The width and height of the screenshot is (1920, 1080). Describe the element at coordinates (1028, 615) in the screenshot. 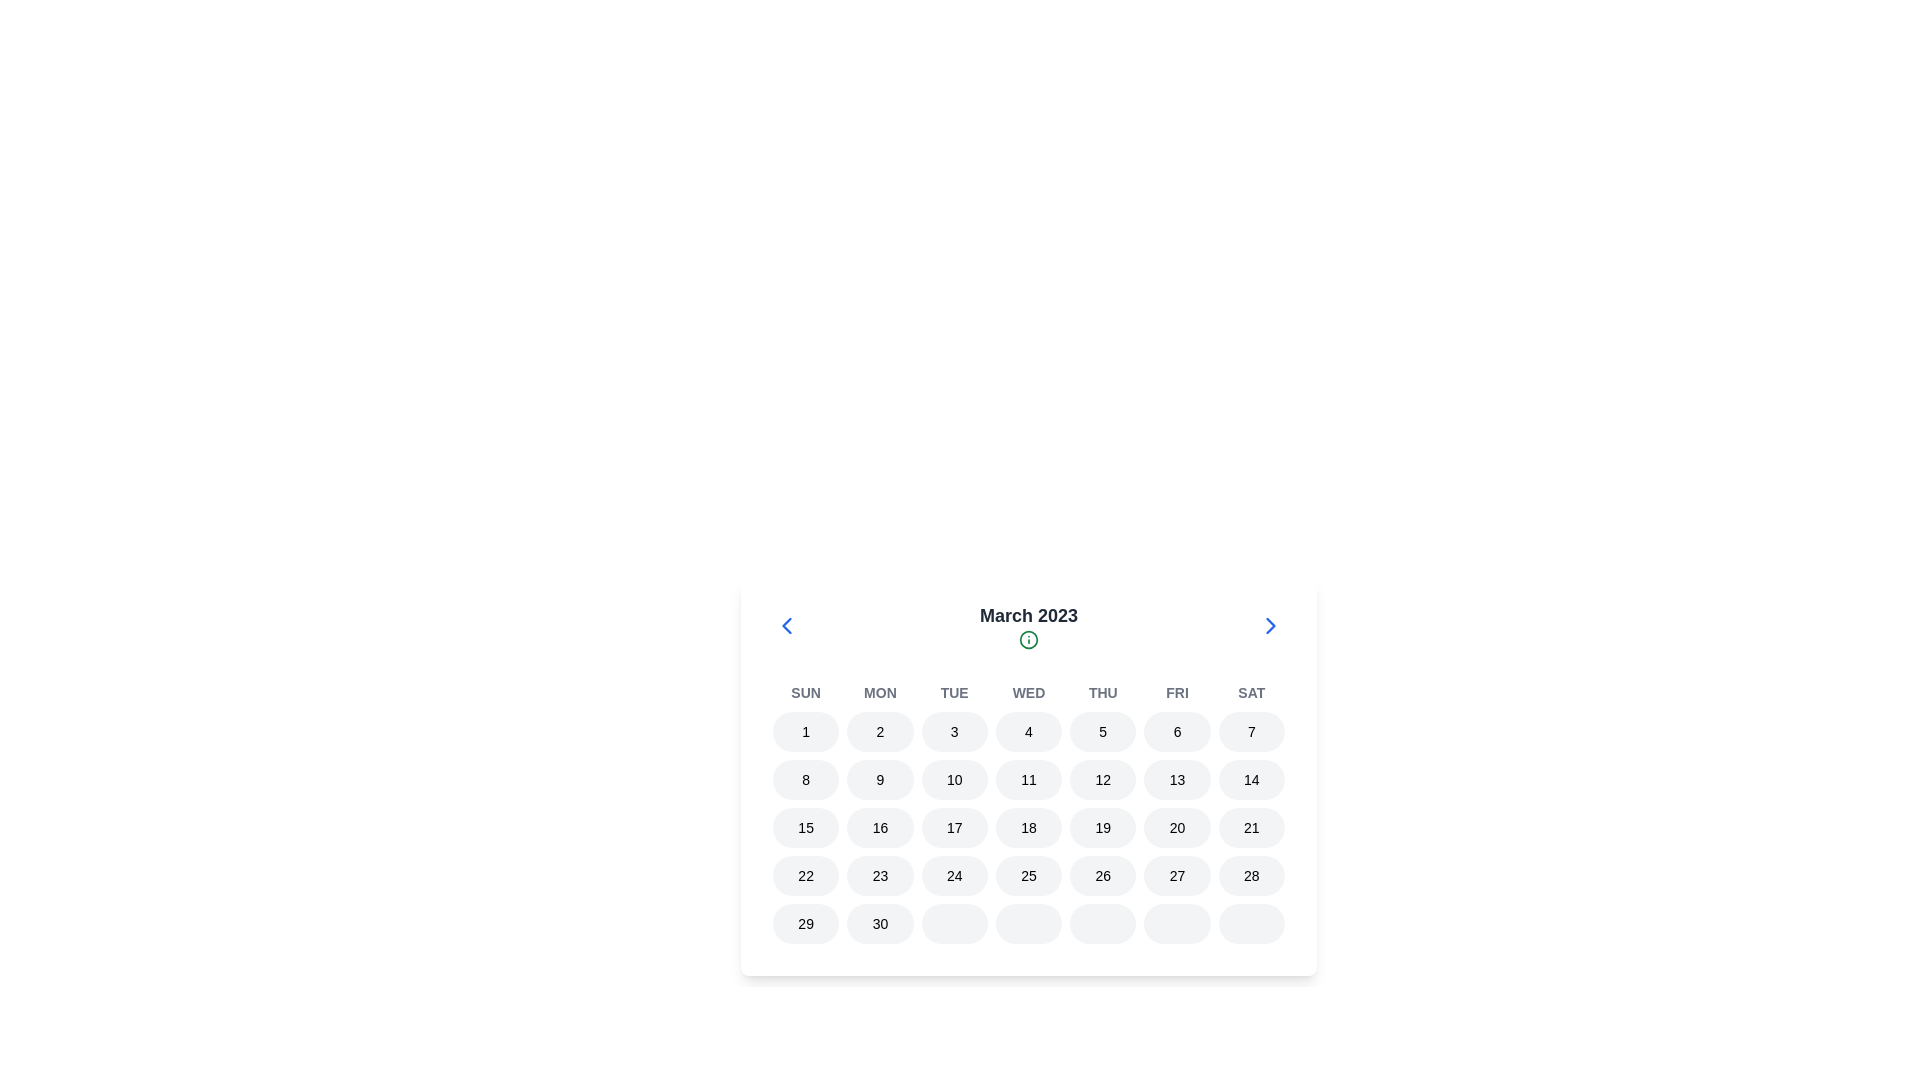

I see `the text label displaying 'March 2023' which is positioned at the top center of the calendar interface` at that location.